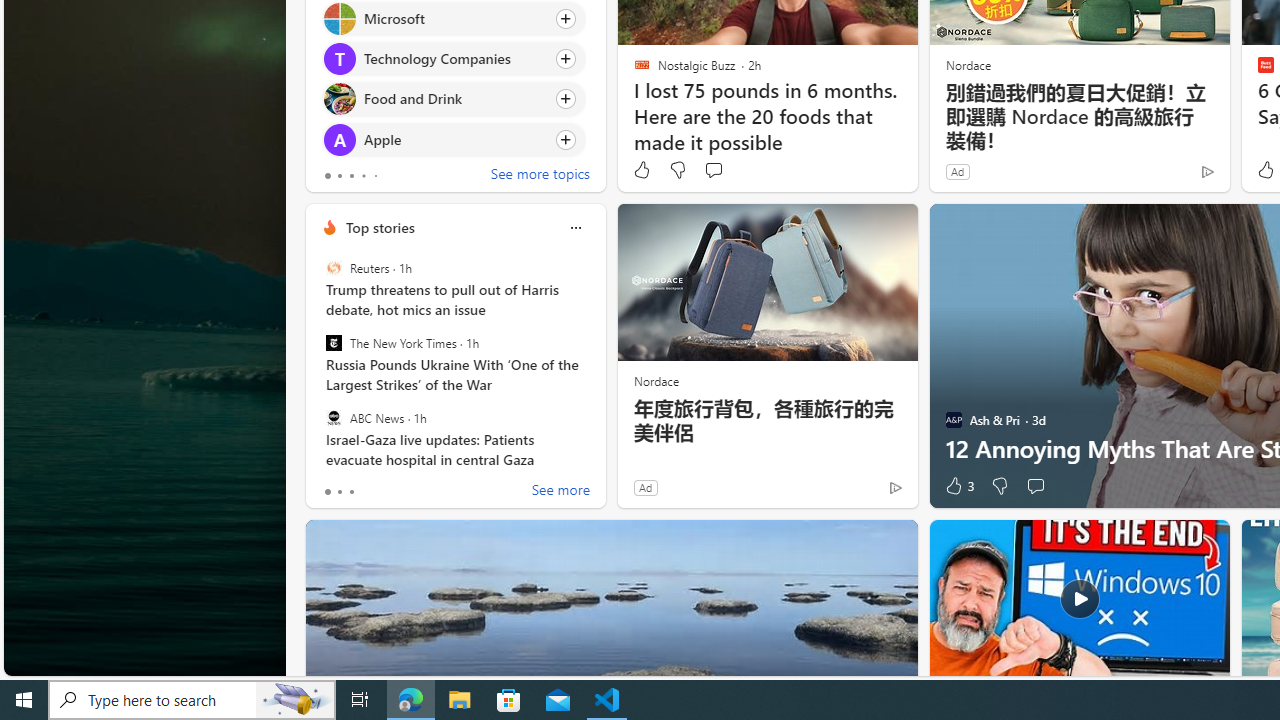 The height and width of the screenshot is (720, 1280). Describe the element at coordinates (333, 342) in the screenshot. I see `'The New York Times'` at that location.